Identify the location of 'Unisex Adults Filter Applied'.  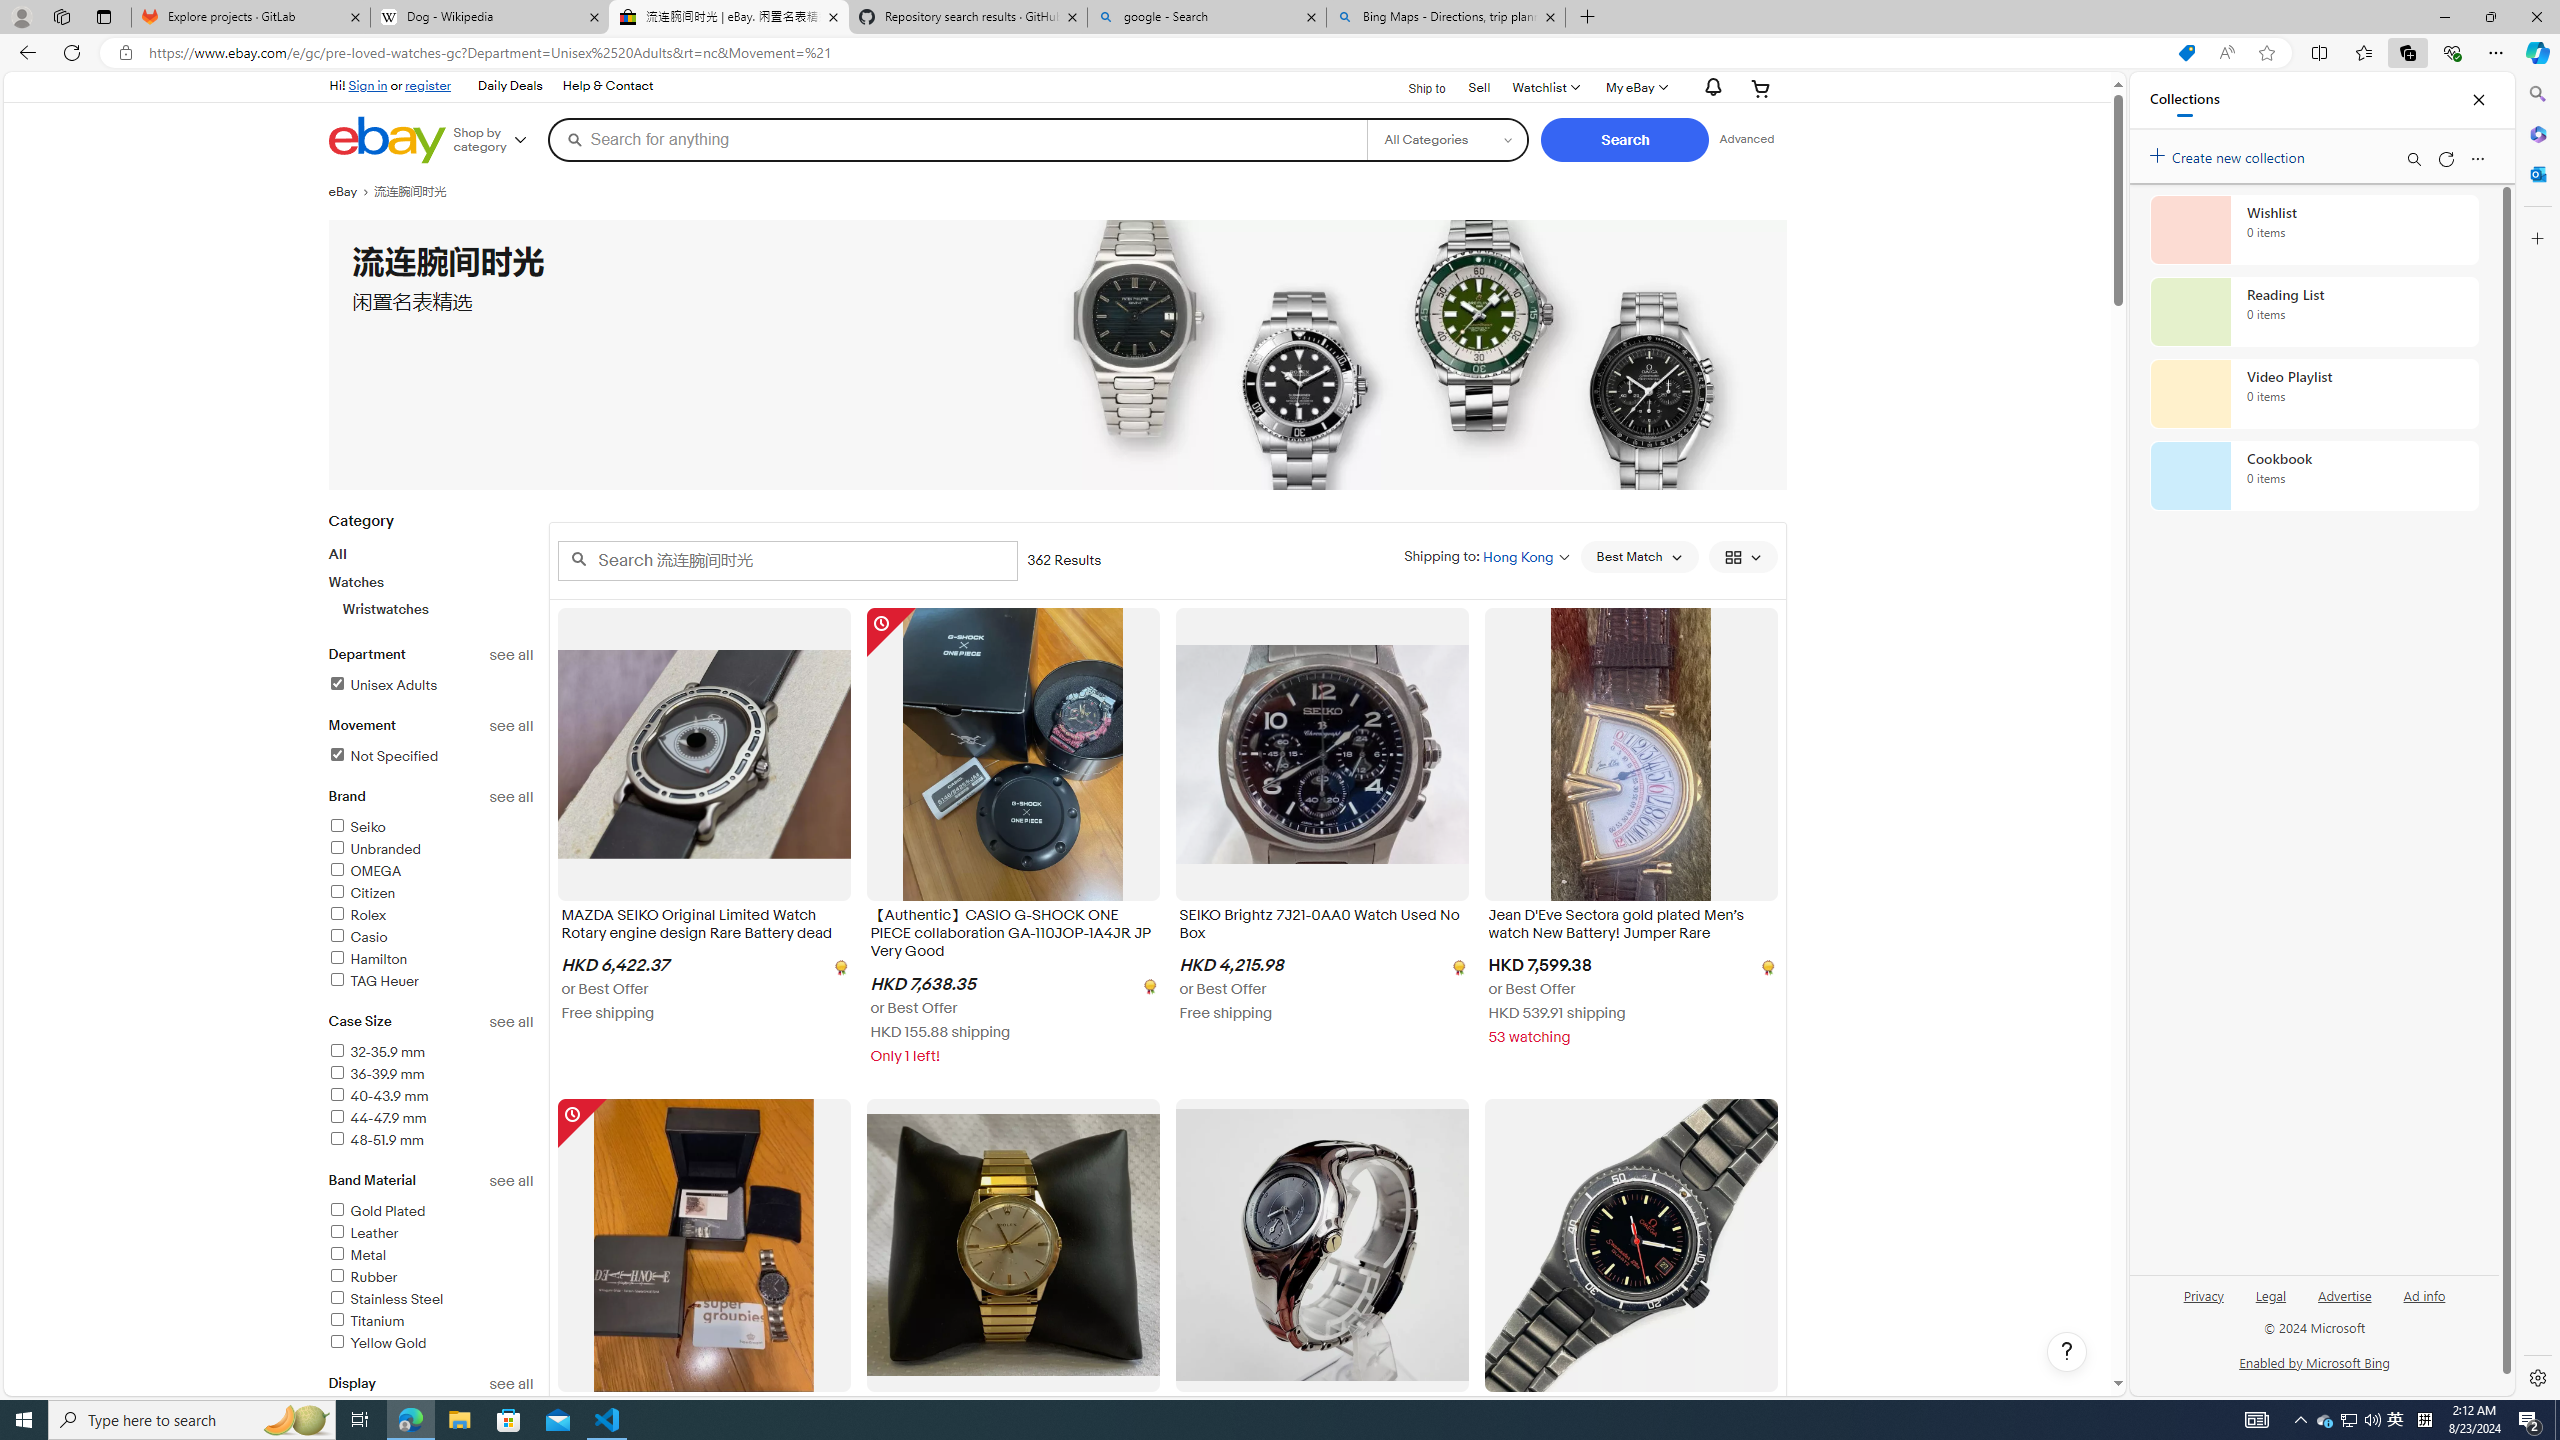
(382, 685).